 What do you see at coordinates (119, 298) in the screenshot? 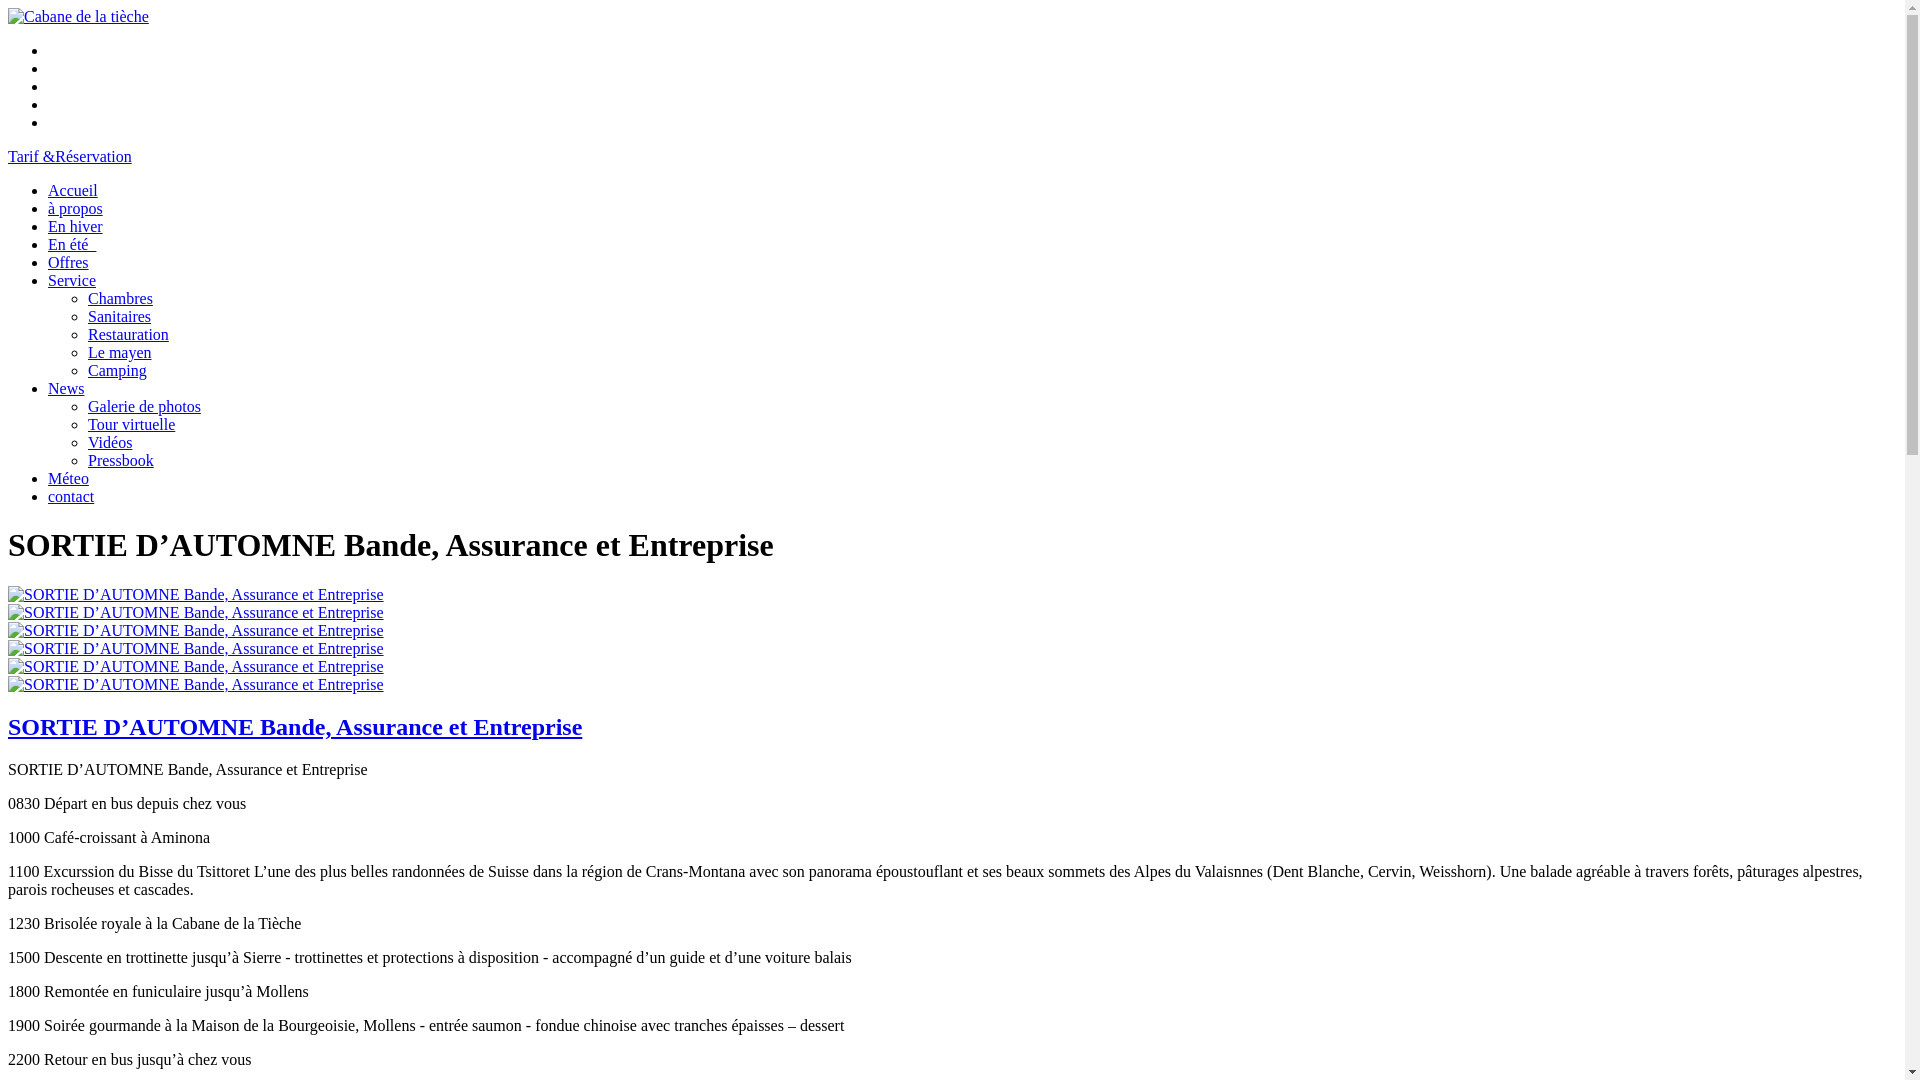
I see `'Chambres'` at bounding box center [119, 298].